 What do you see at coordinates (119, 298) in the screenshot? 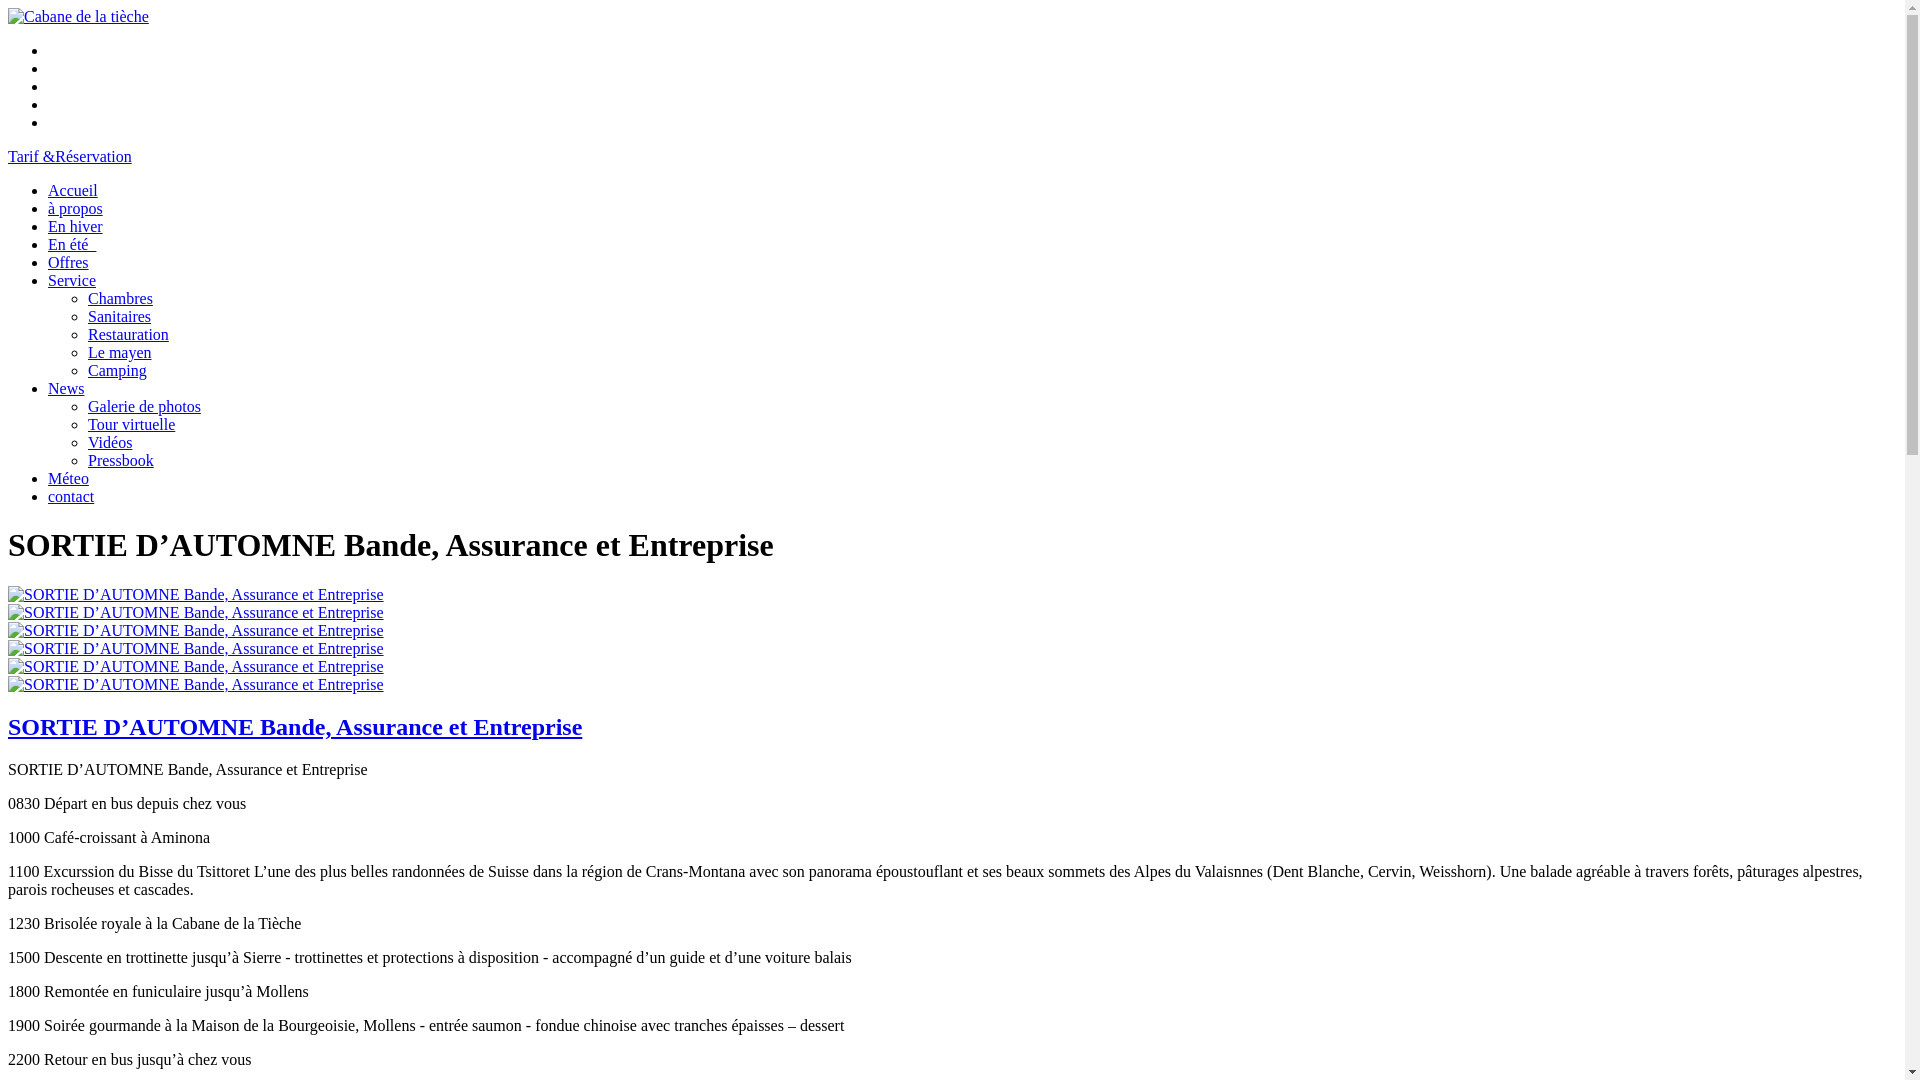
I see `'Chambres'` at bounding box center [119, 298].